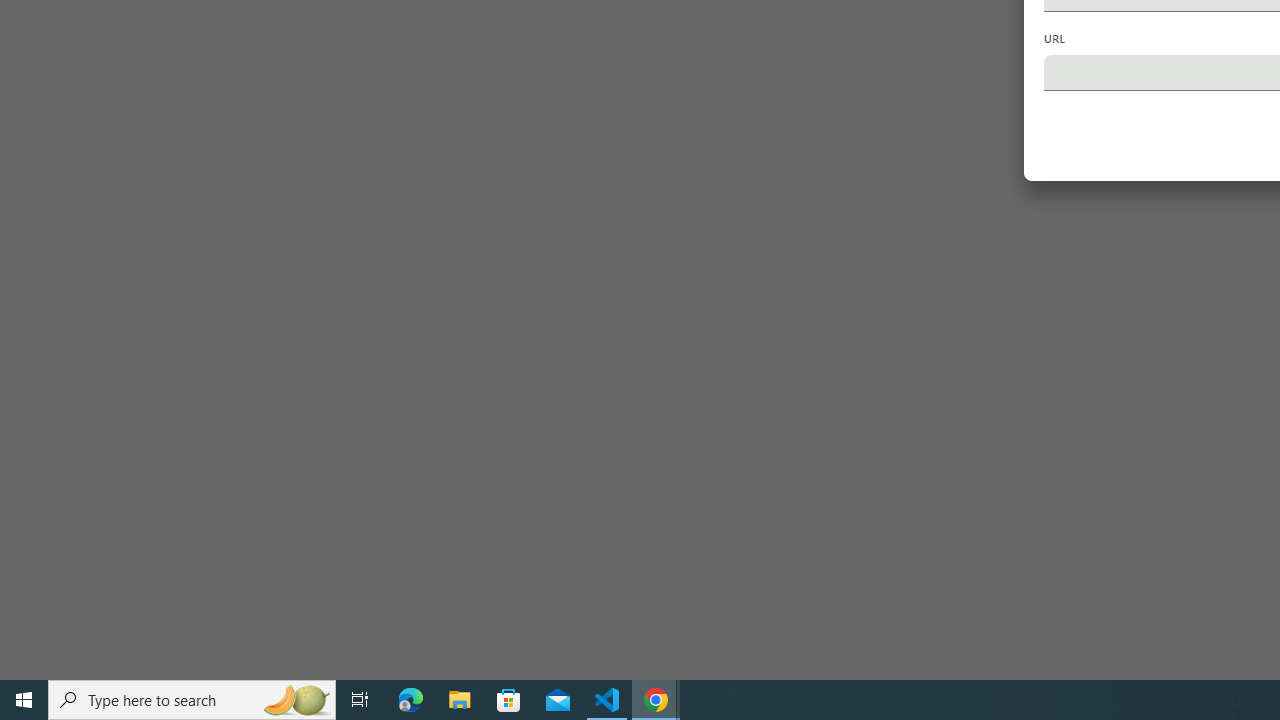  Describe the element at coordinates (509, 698) in the screenshot. I see `'Microsoft Store'` at that location.